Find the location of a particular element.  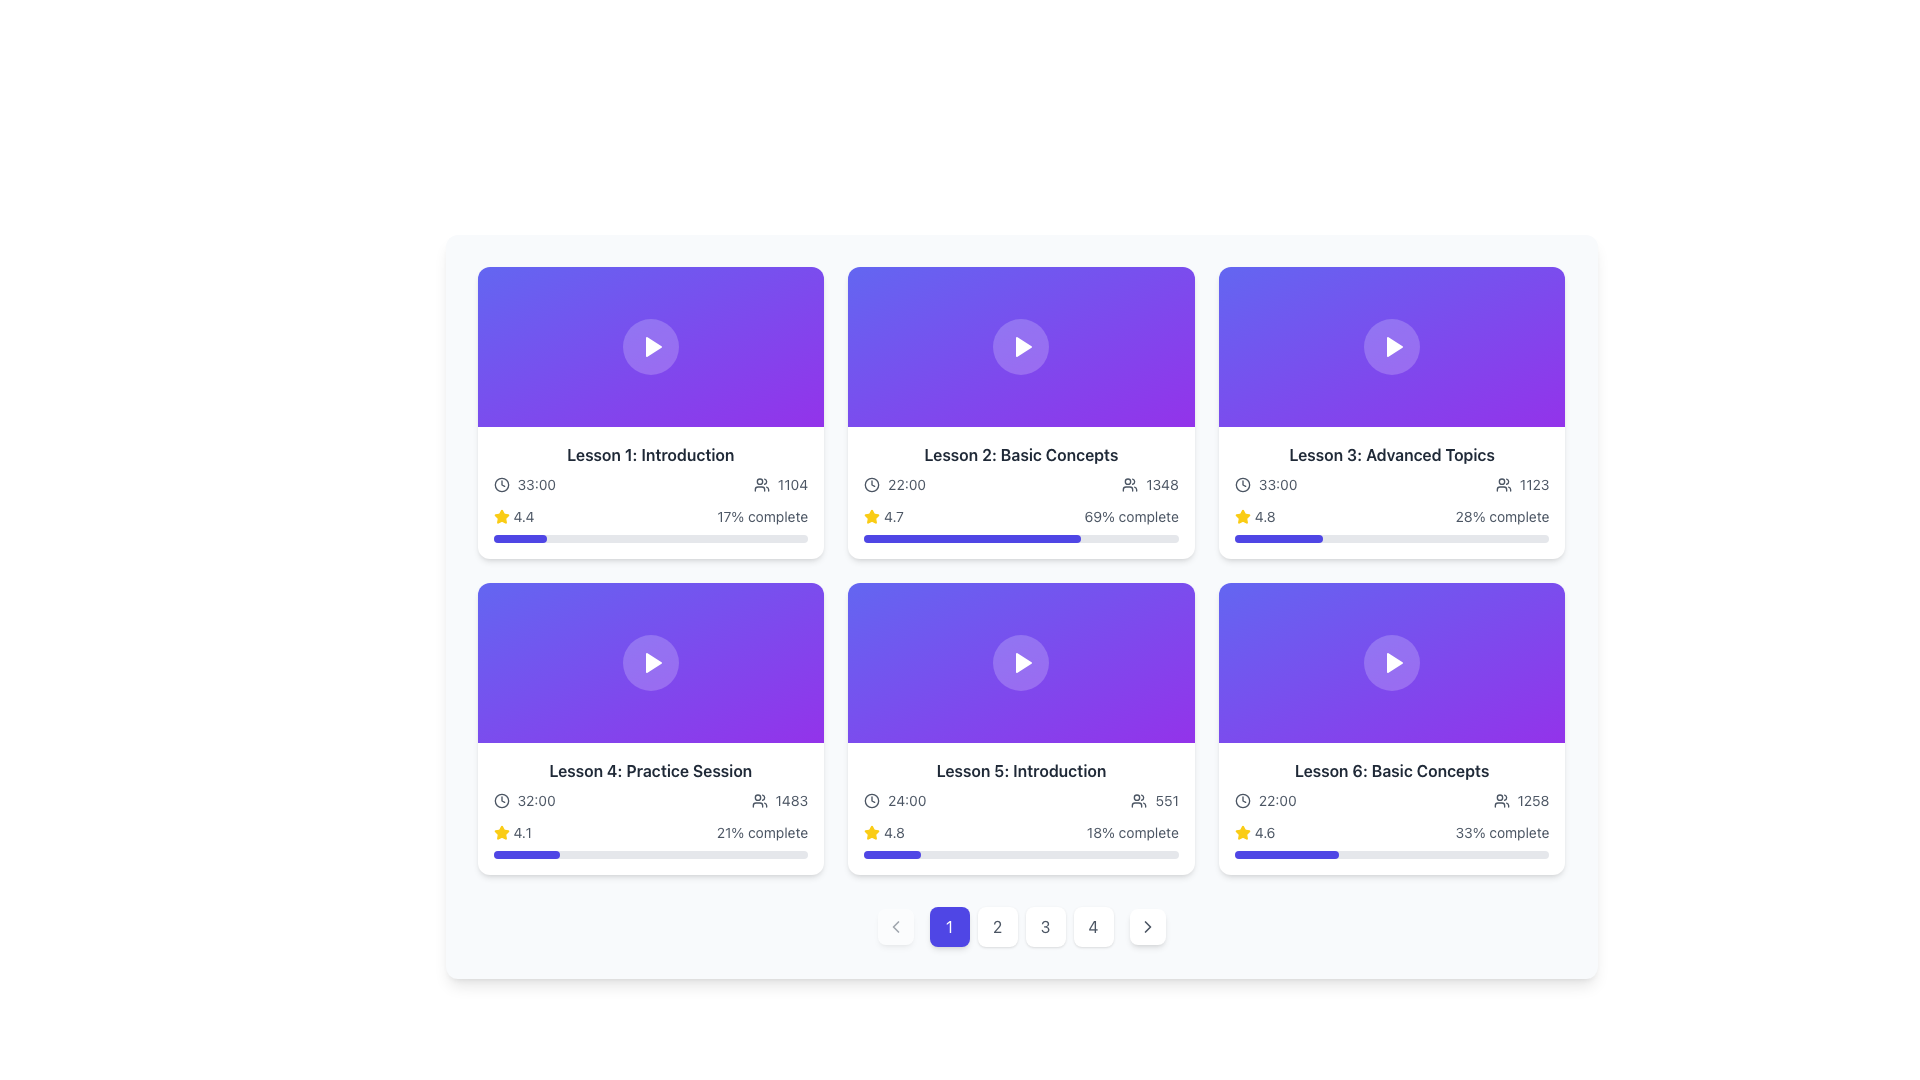

the time label displaying '24:00' with the accompanying clock icon, located within the 'Lesson 5: Introduction' tile is located at coordinates (894, 800).